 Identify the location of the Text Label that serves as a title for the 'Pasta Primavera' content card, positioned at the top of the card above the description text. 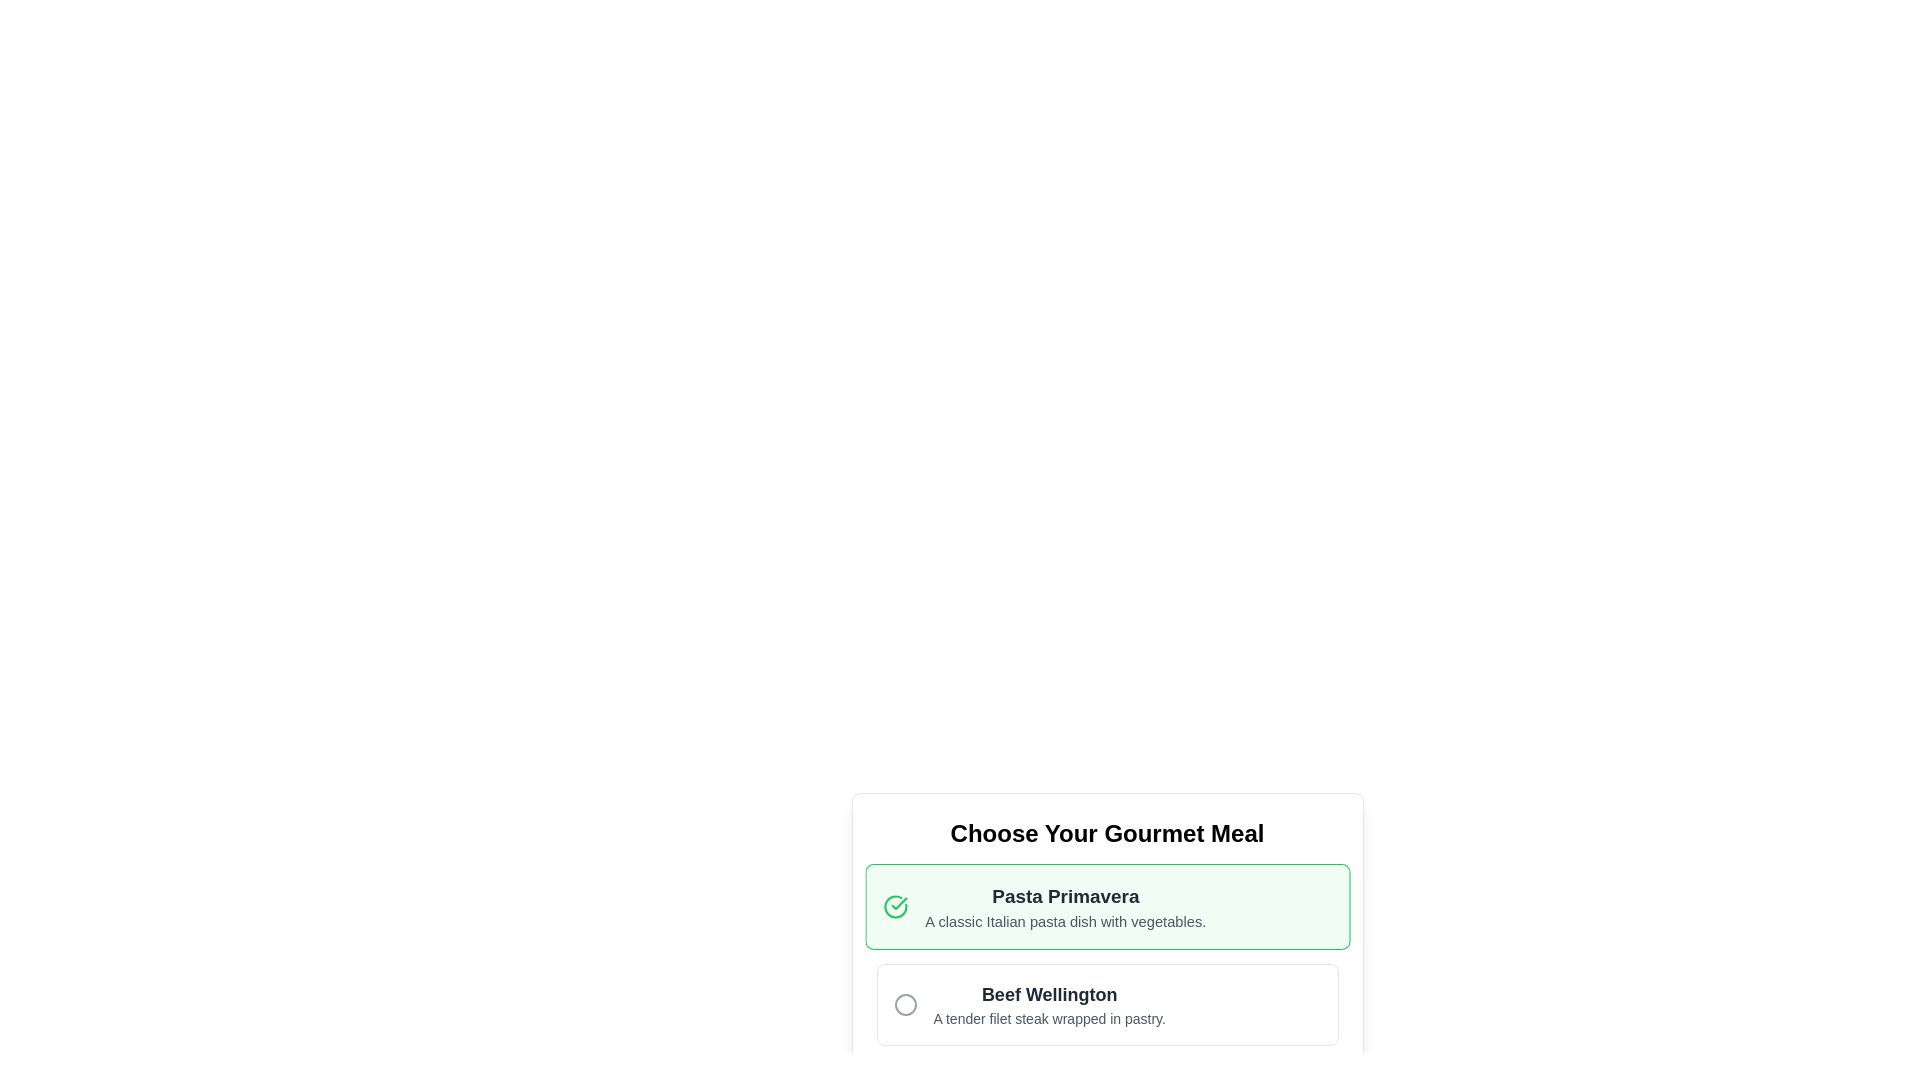
(1064, 895).